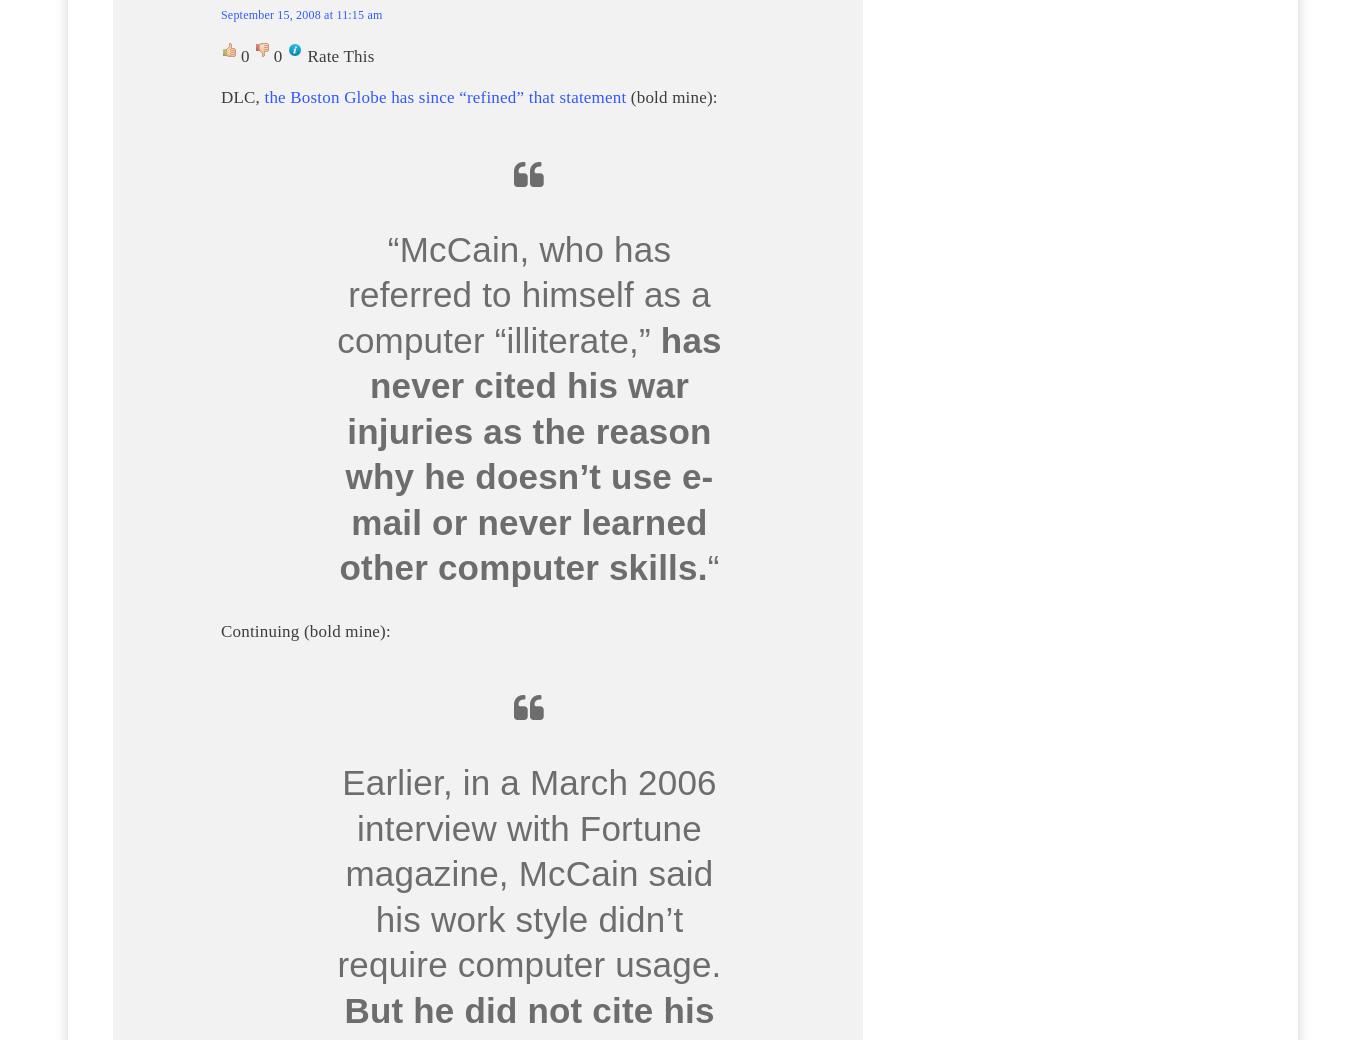 This screenshot has width=1366, height=1040. I want to click on '“McCain, who has referred to himself as a computer “illiterate,”', so click(523, 293).